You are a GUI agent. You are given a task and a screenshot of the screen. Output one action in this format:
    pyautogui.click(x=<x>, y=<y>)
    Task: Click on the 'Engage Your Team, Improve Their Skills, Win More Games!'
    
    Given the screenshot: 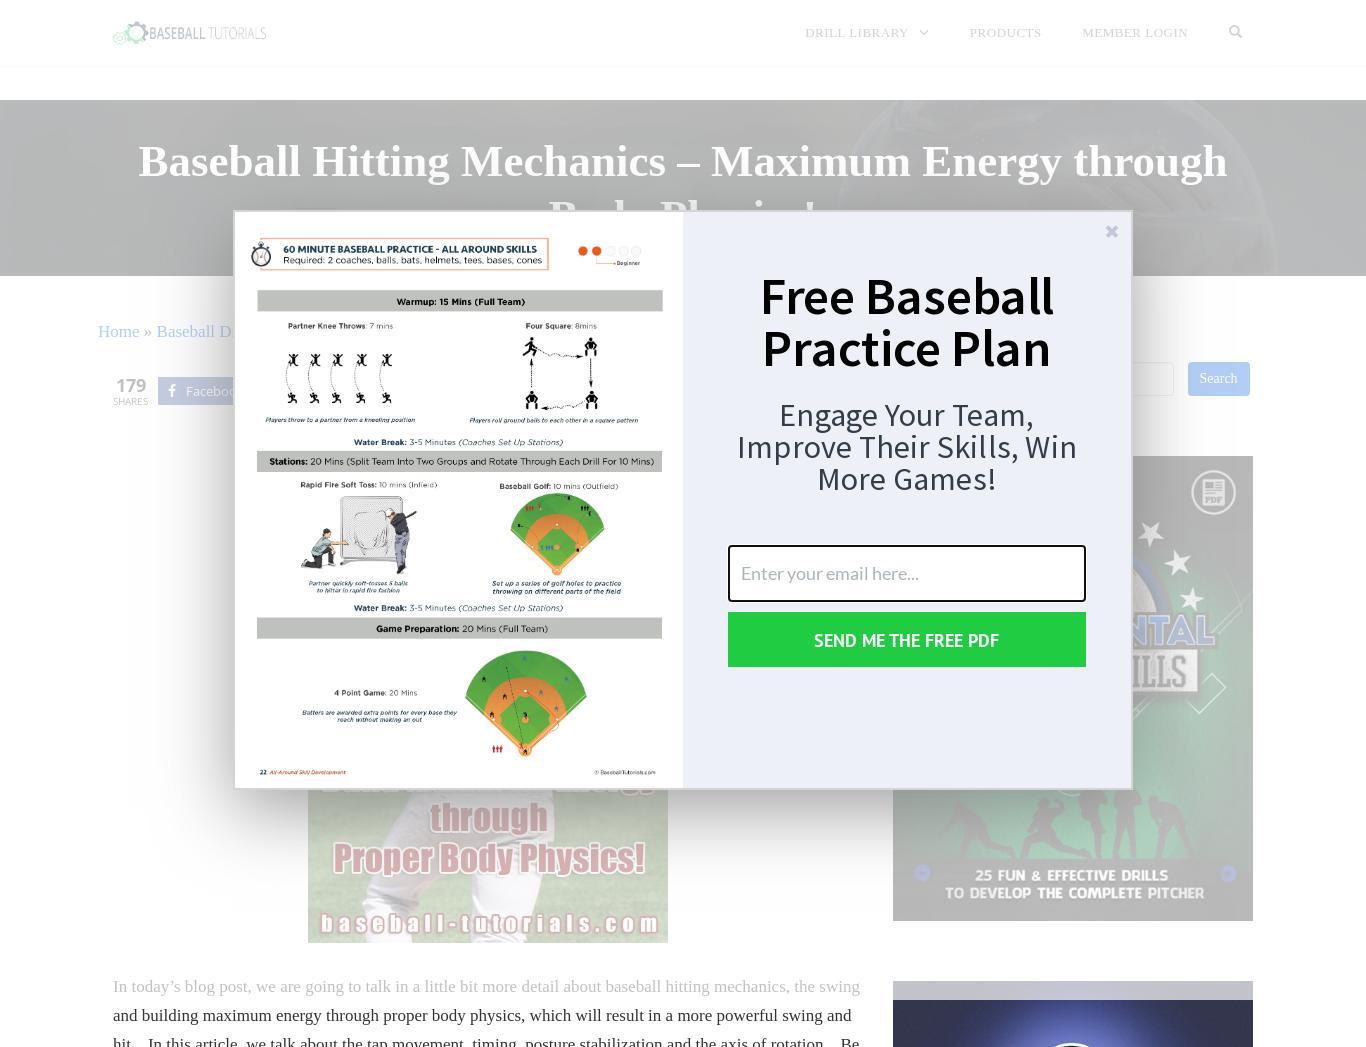 What is the action you would take?
    pyautogui.click(x=905, y=446)
    